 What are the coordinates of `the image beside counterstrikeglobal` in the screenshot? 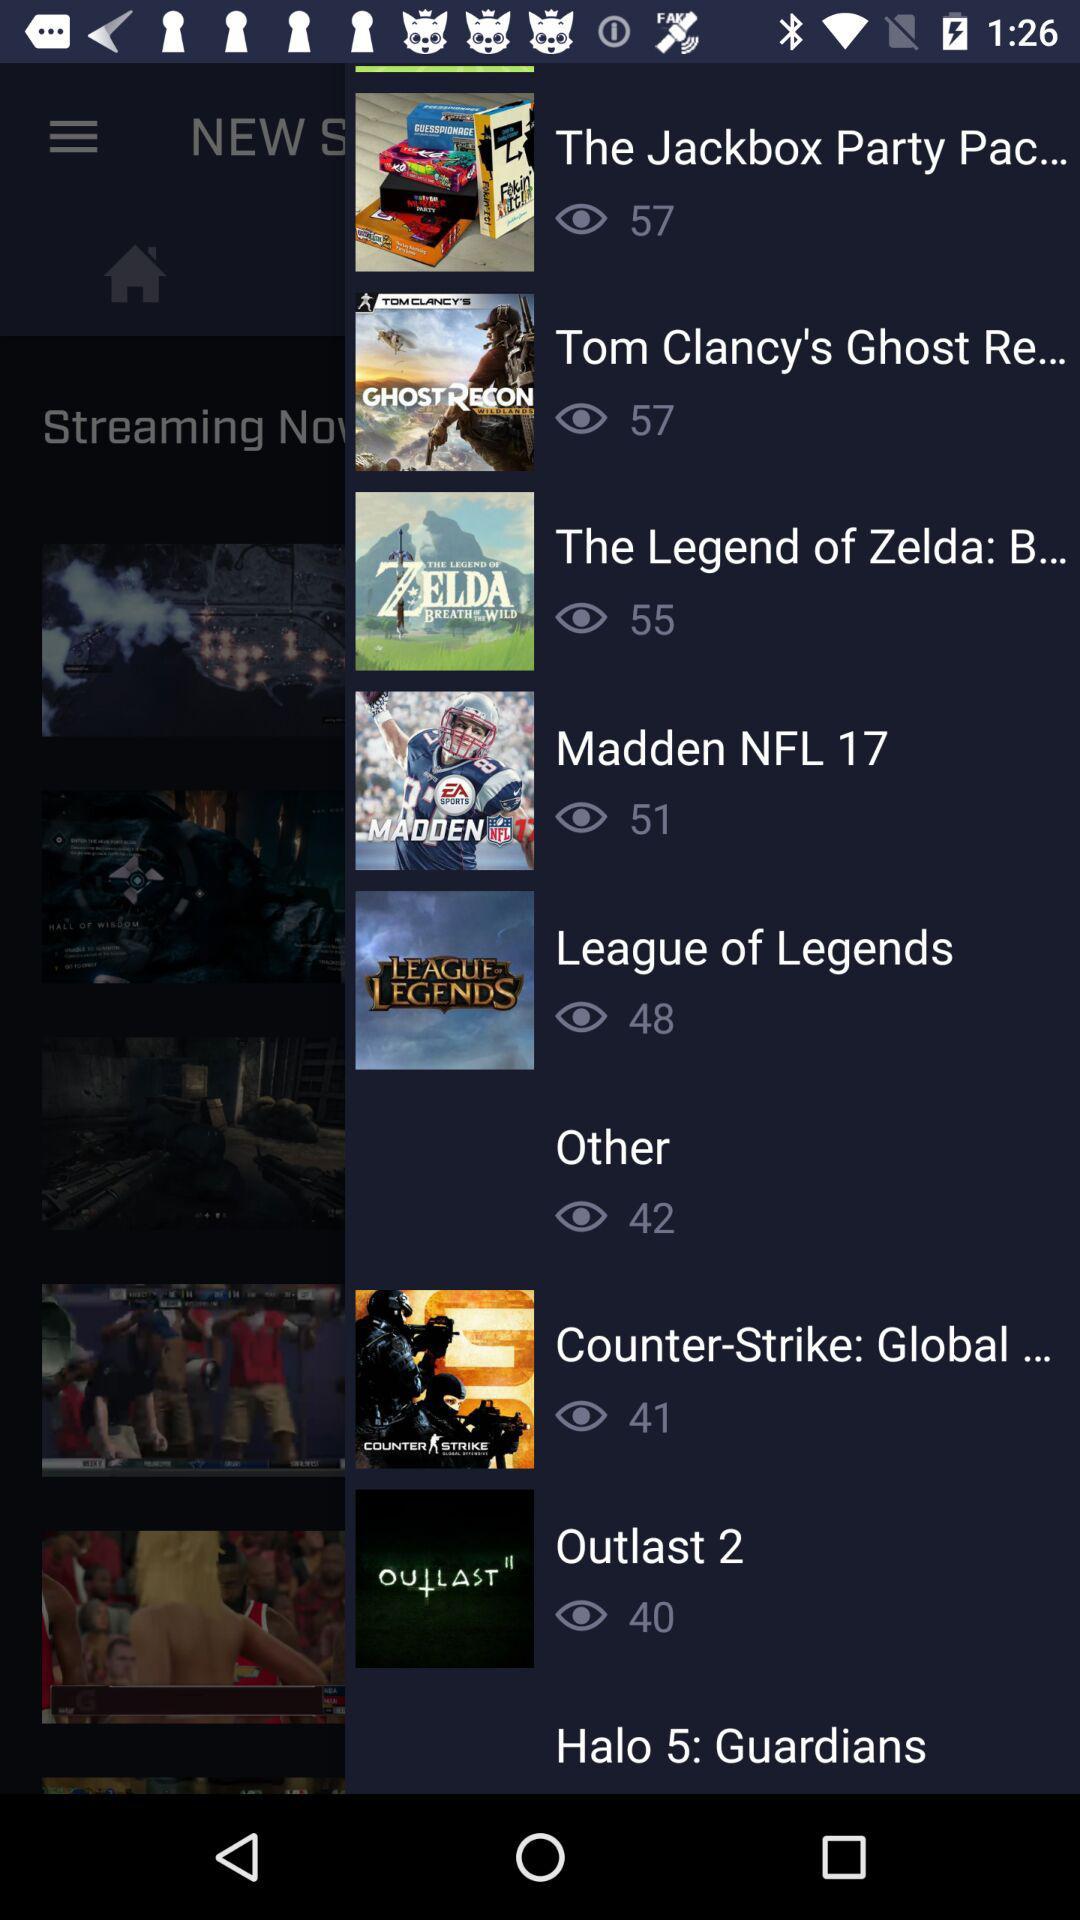 It's located at (443, 1378).